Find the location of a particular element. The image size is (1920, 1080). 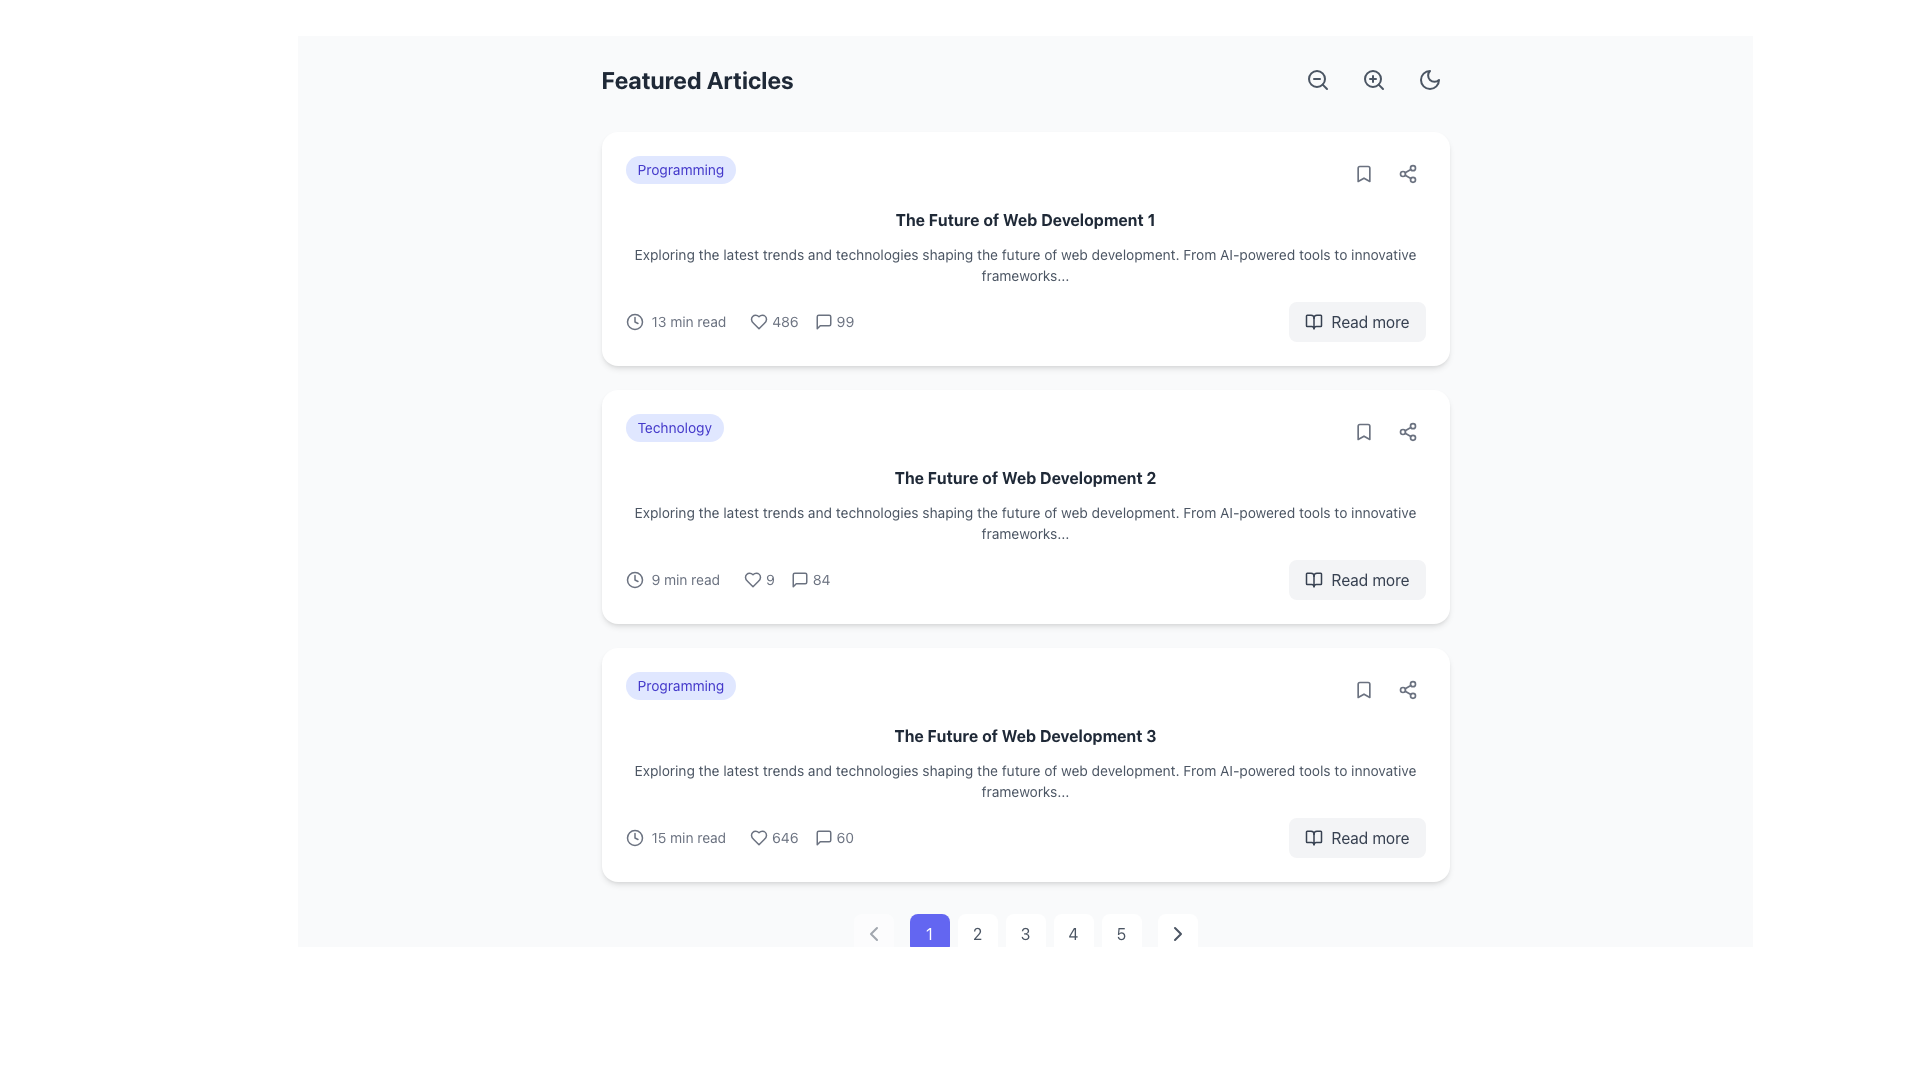

the Text Label that serves as the main title for the third content card, centrally located at the top of the card is located at coordinates (1025, 736).